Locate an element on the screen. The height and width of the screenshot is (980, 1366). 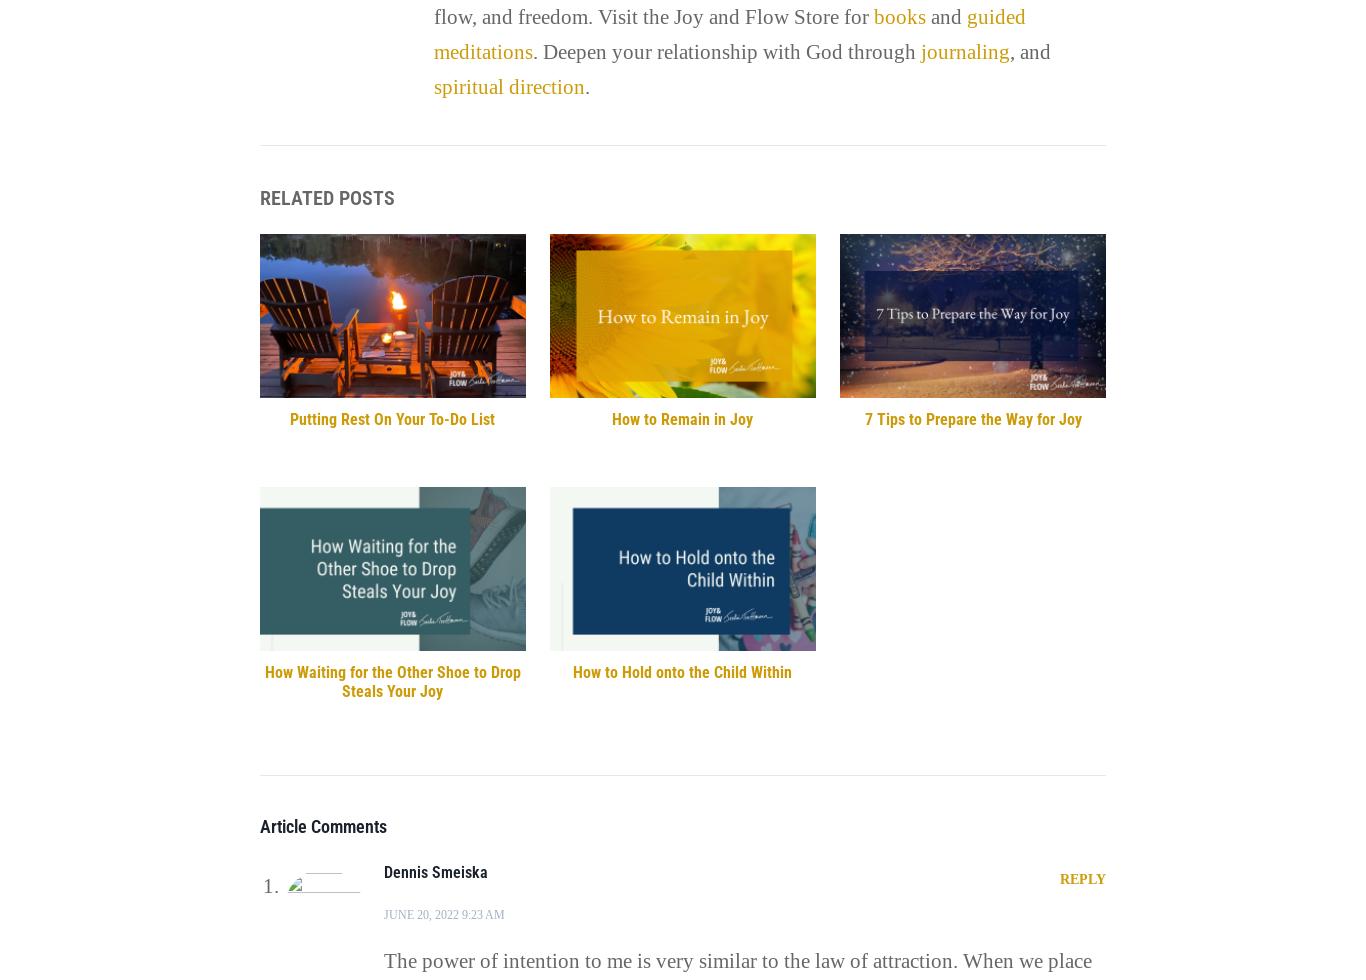
', and' is located at coordinates (1028, 51).